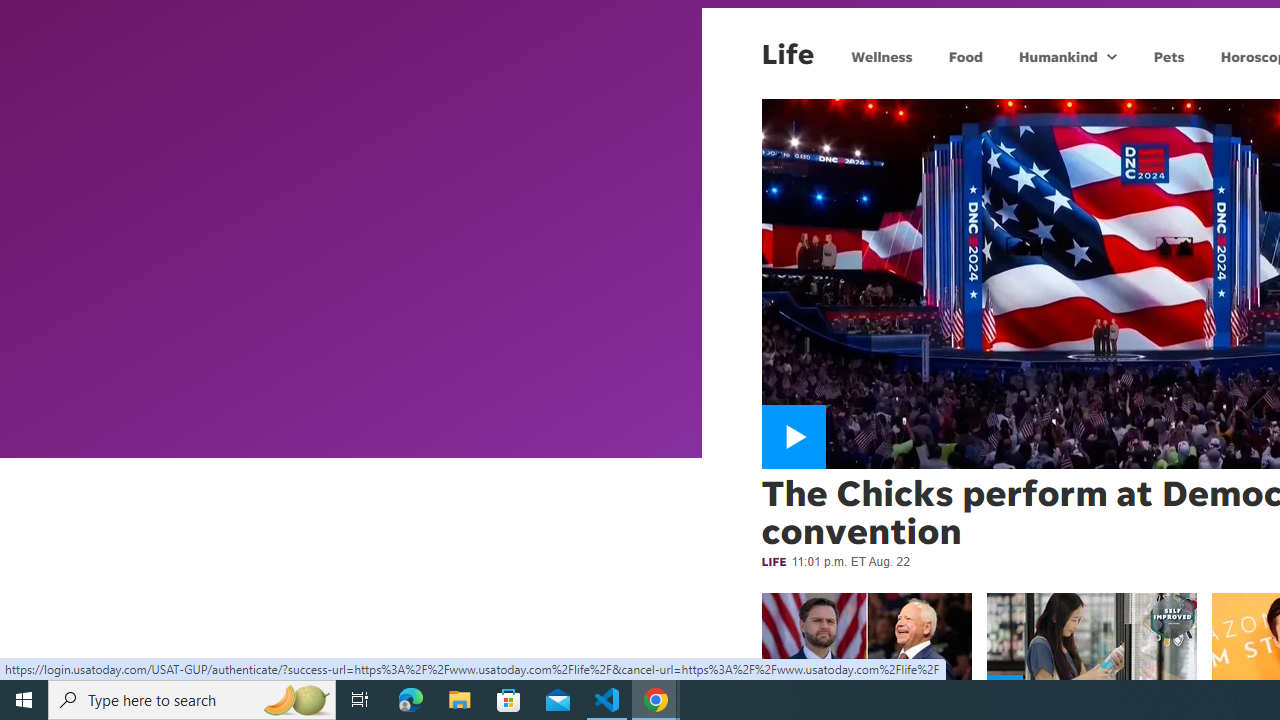  Describe the element at coordinates (1110, 55) in the screenshot. I see `'More Humankind navigation'` at that location.